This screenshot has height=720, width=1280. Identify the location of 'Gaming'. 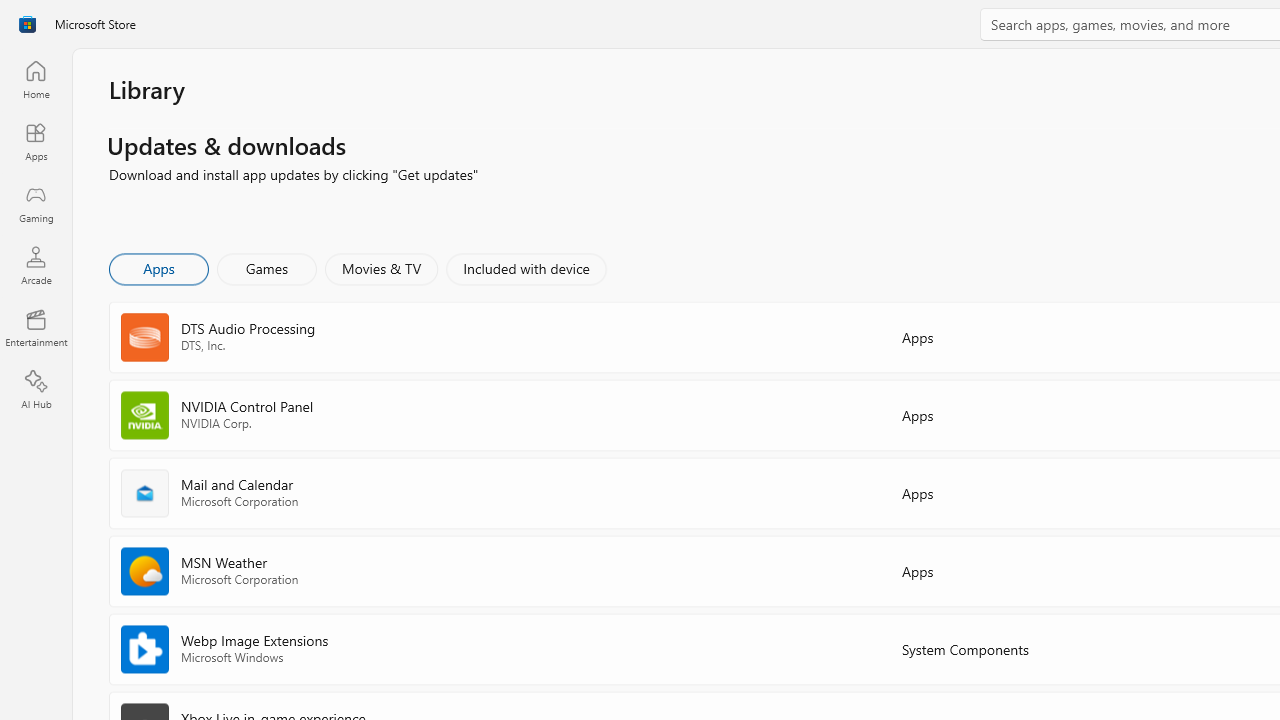
(35, 203).